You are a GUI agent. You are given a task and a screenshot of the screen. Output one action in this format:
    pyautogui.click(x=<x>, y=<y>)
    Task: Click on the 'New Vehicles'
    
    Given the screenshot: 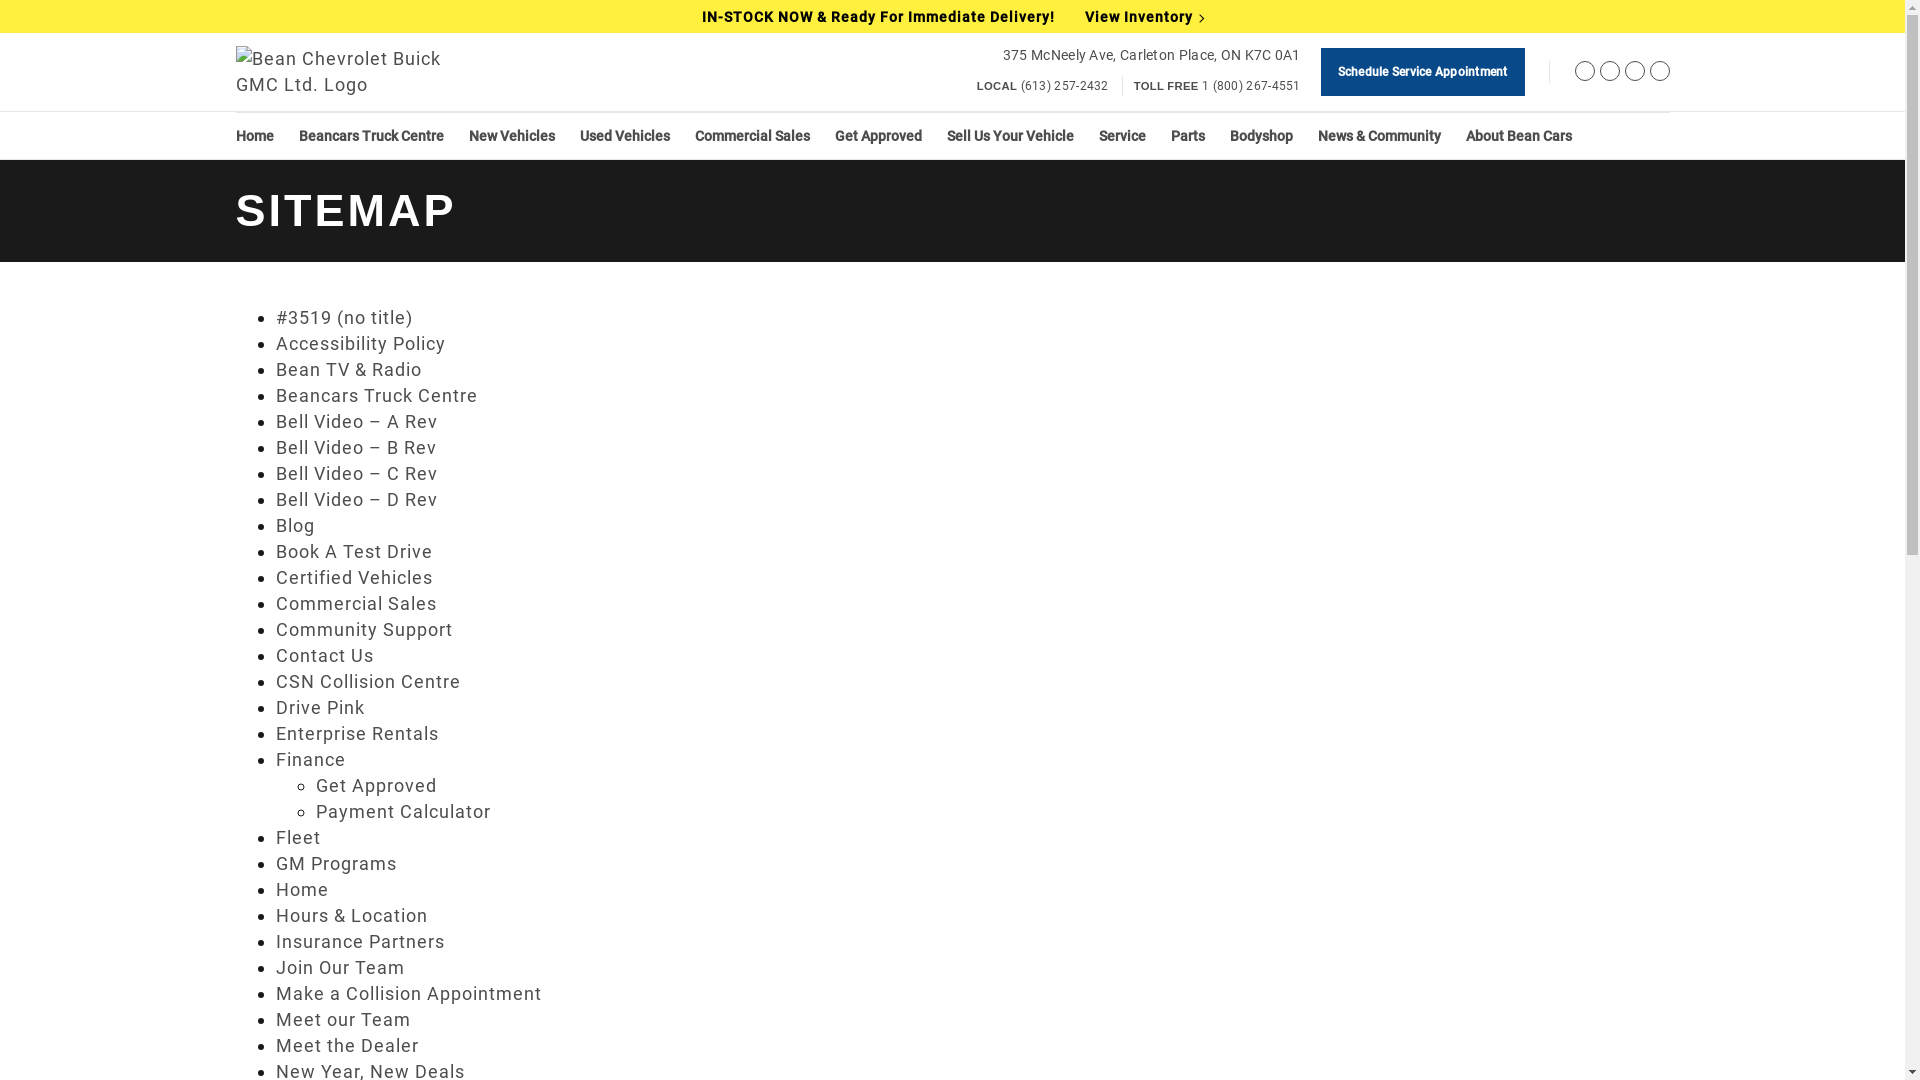 What is the action you would take?
    pyautogui.click(x=510, y=135)
    